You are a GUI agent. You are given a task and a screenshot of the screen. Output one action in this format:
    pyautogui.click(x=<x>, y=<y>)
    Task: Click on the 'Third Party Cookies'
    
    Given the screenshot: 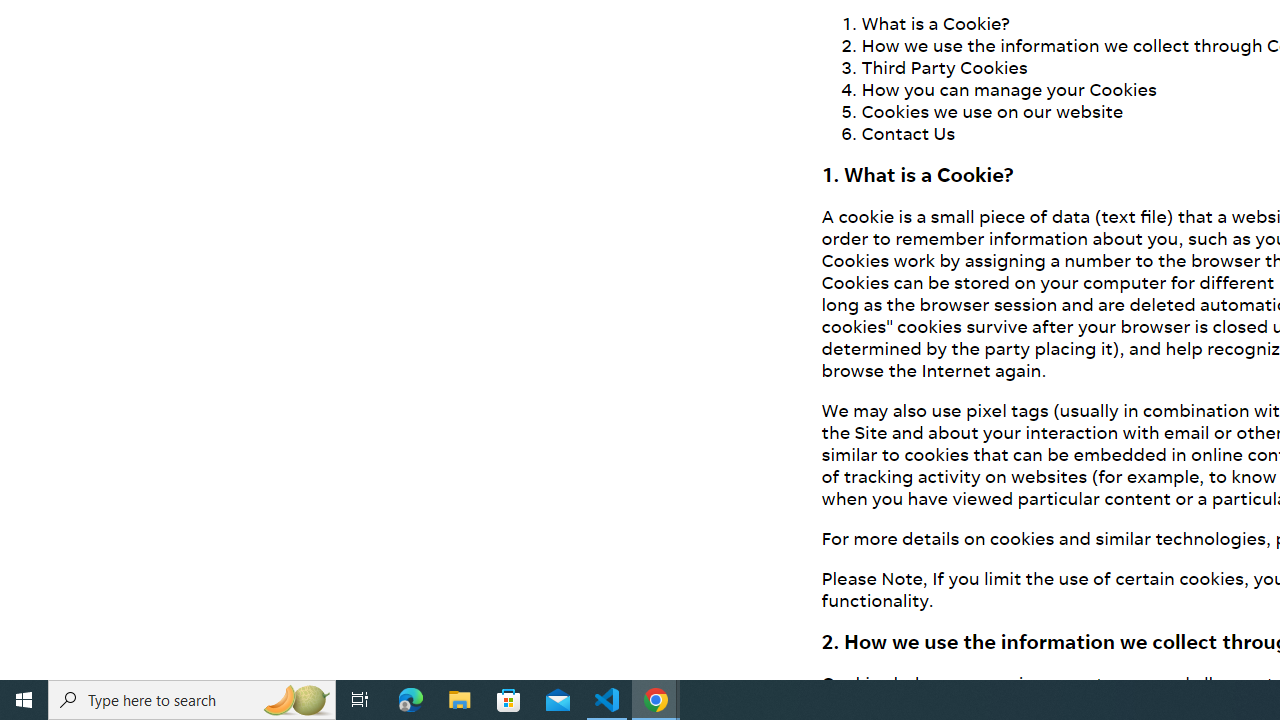 What is the action you would take?
    pyautogui.click(x=943, y=65)
    